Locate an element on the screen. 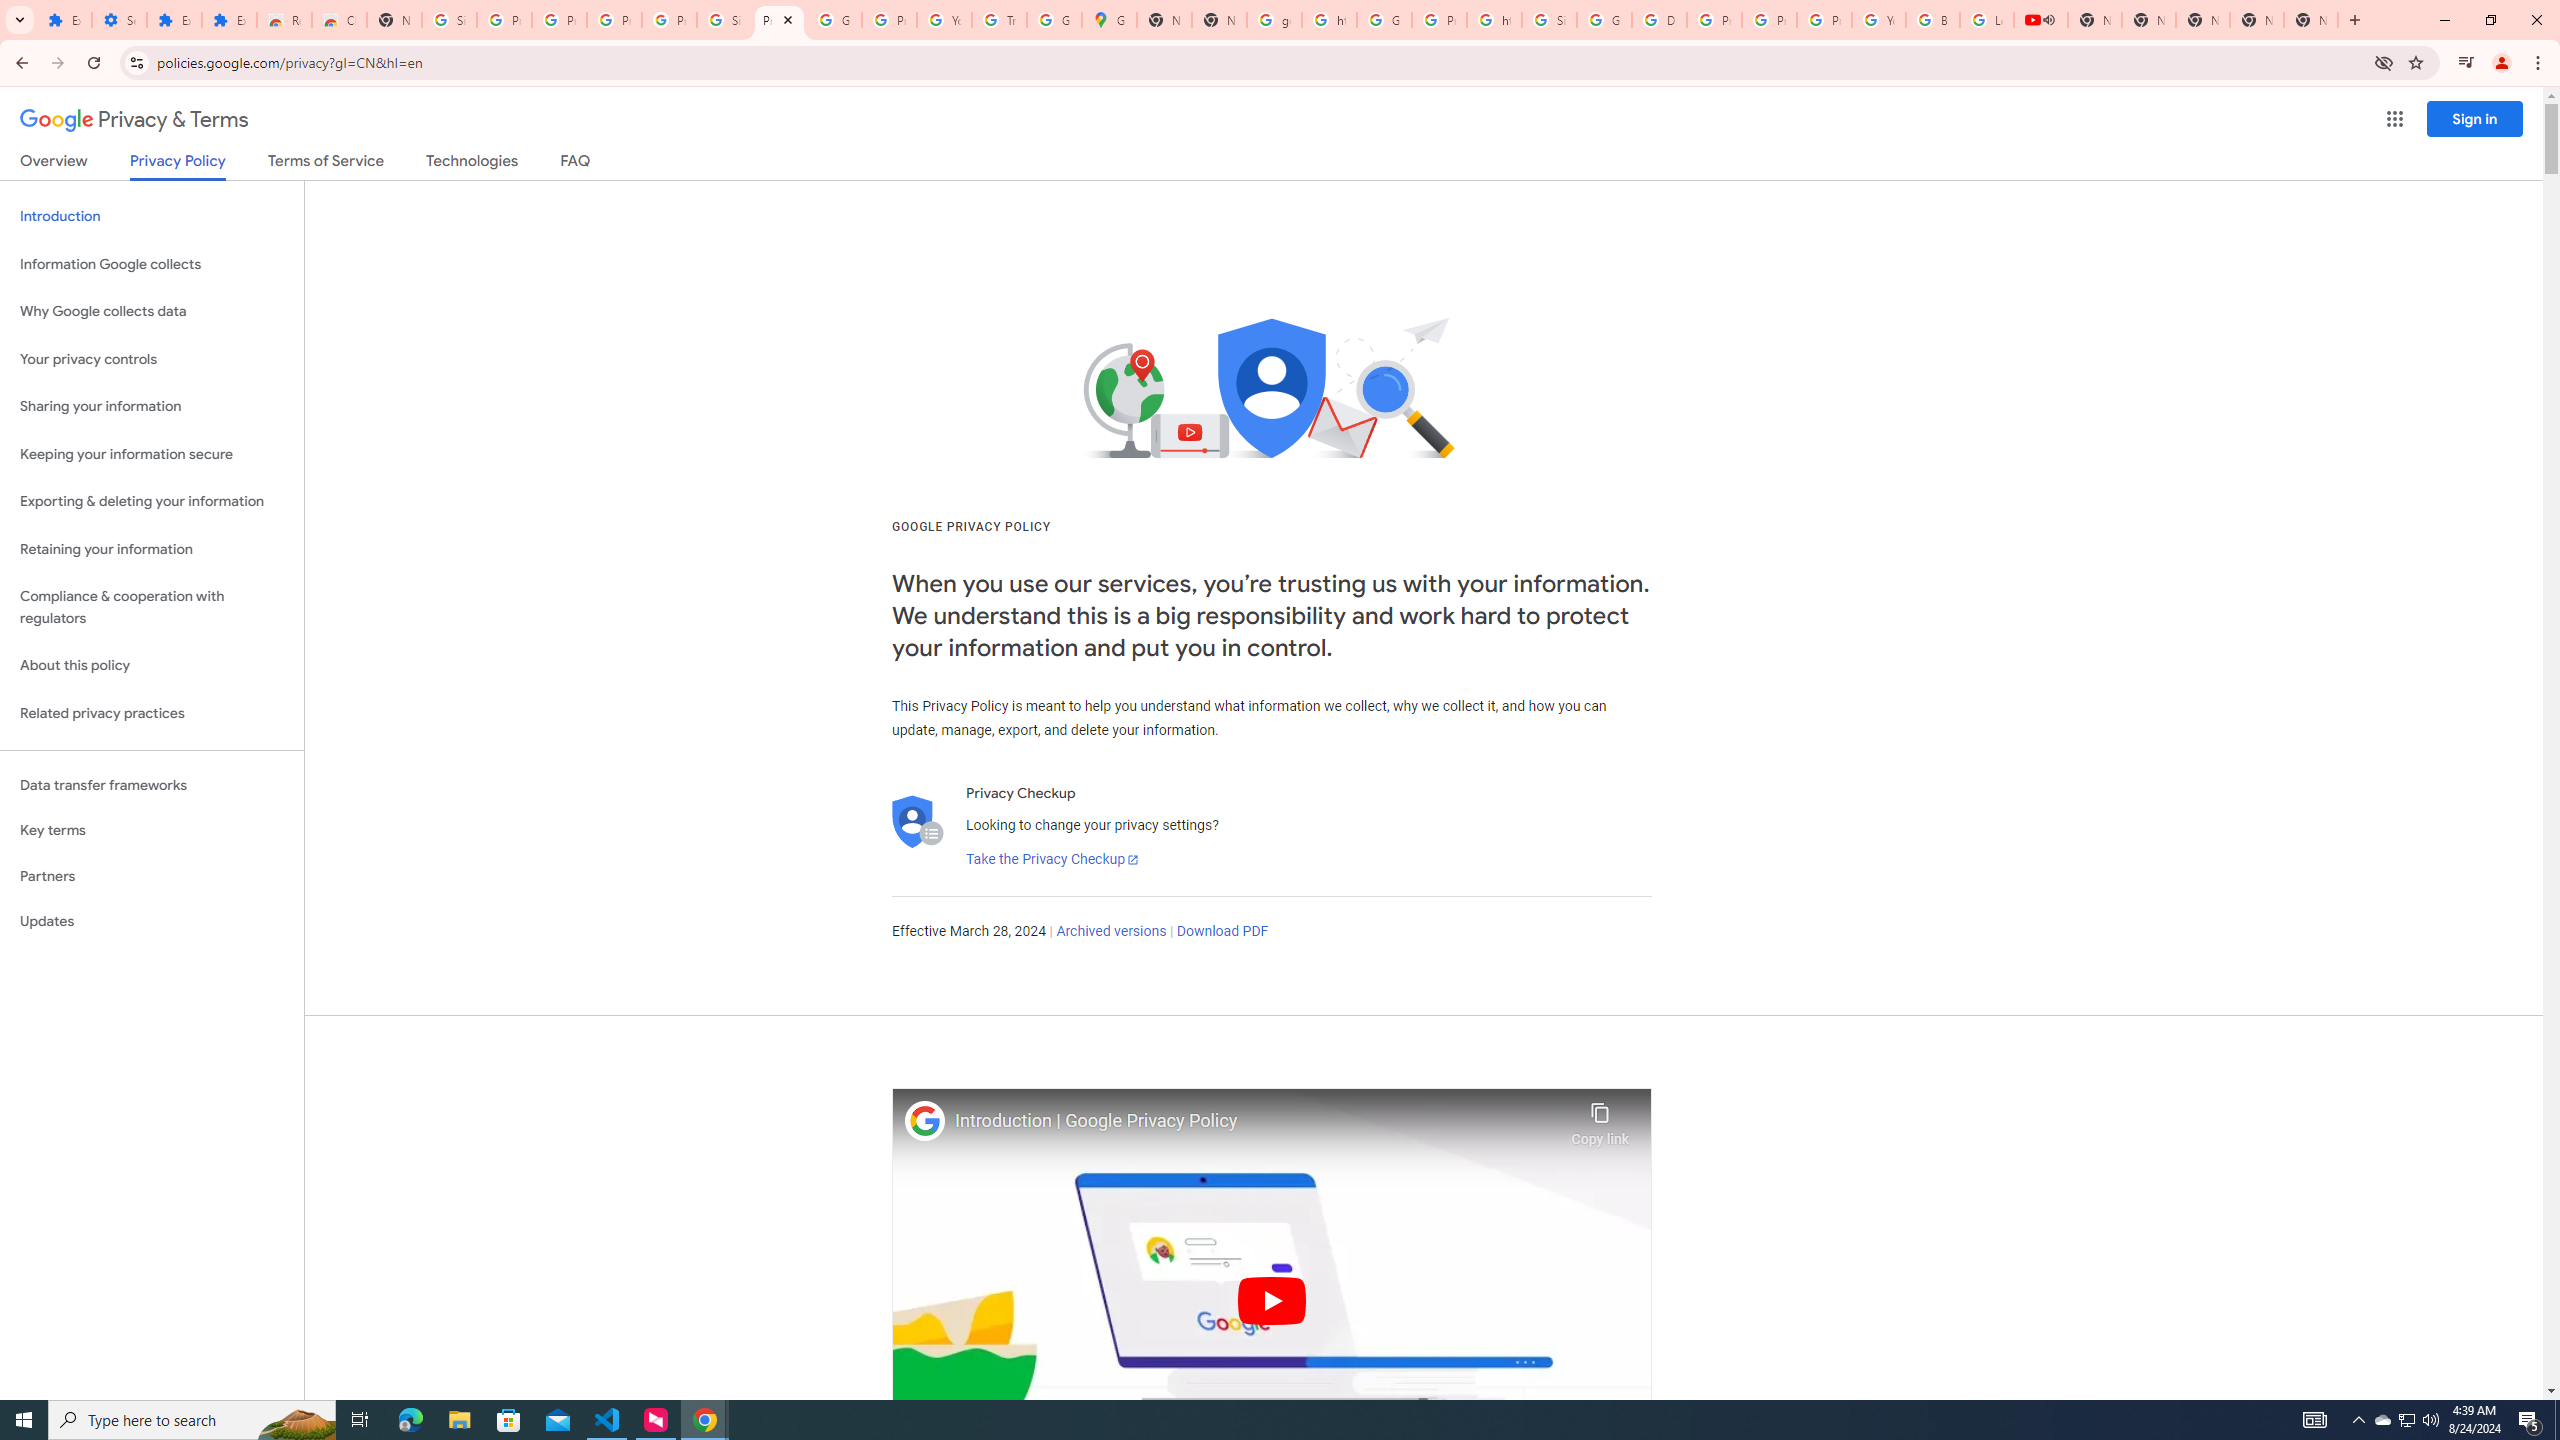 Image resolution: width=2560 pixels, height=1440 pixels. 'Settings' is located at coordinates (118, 19).